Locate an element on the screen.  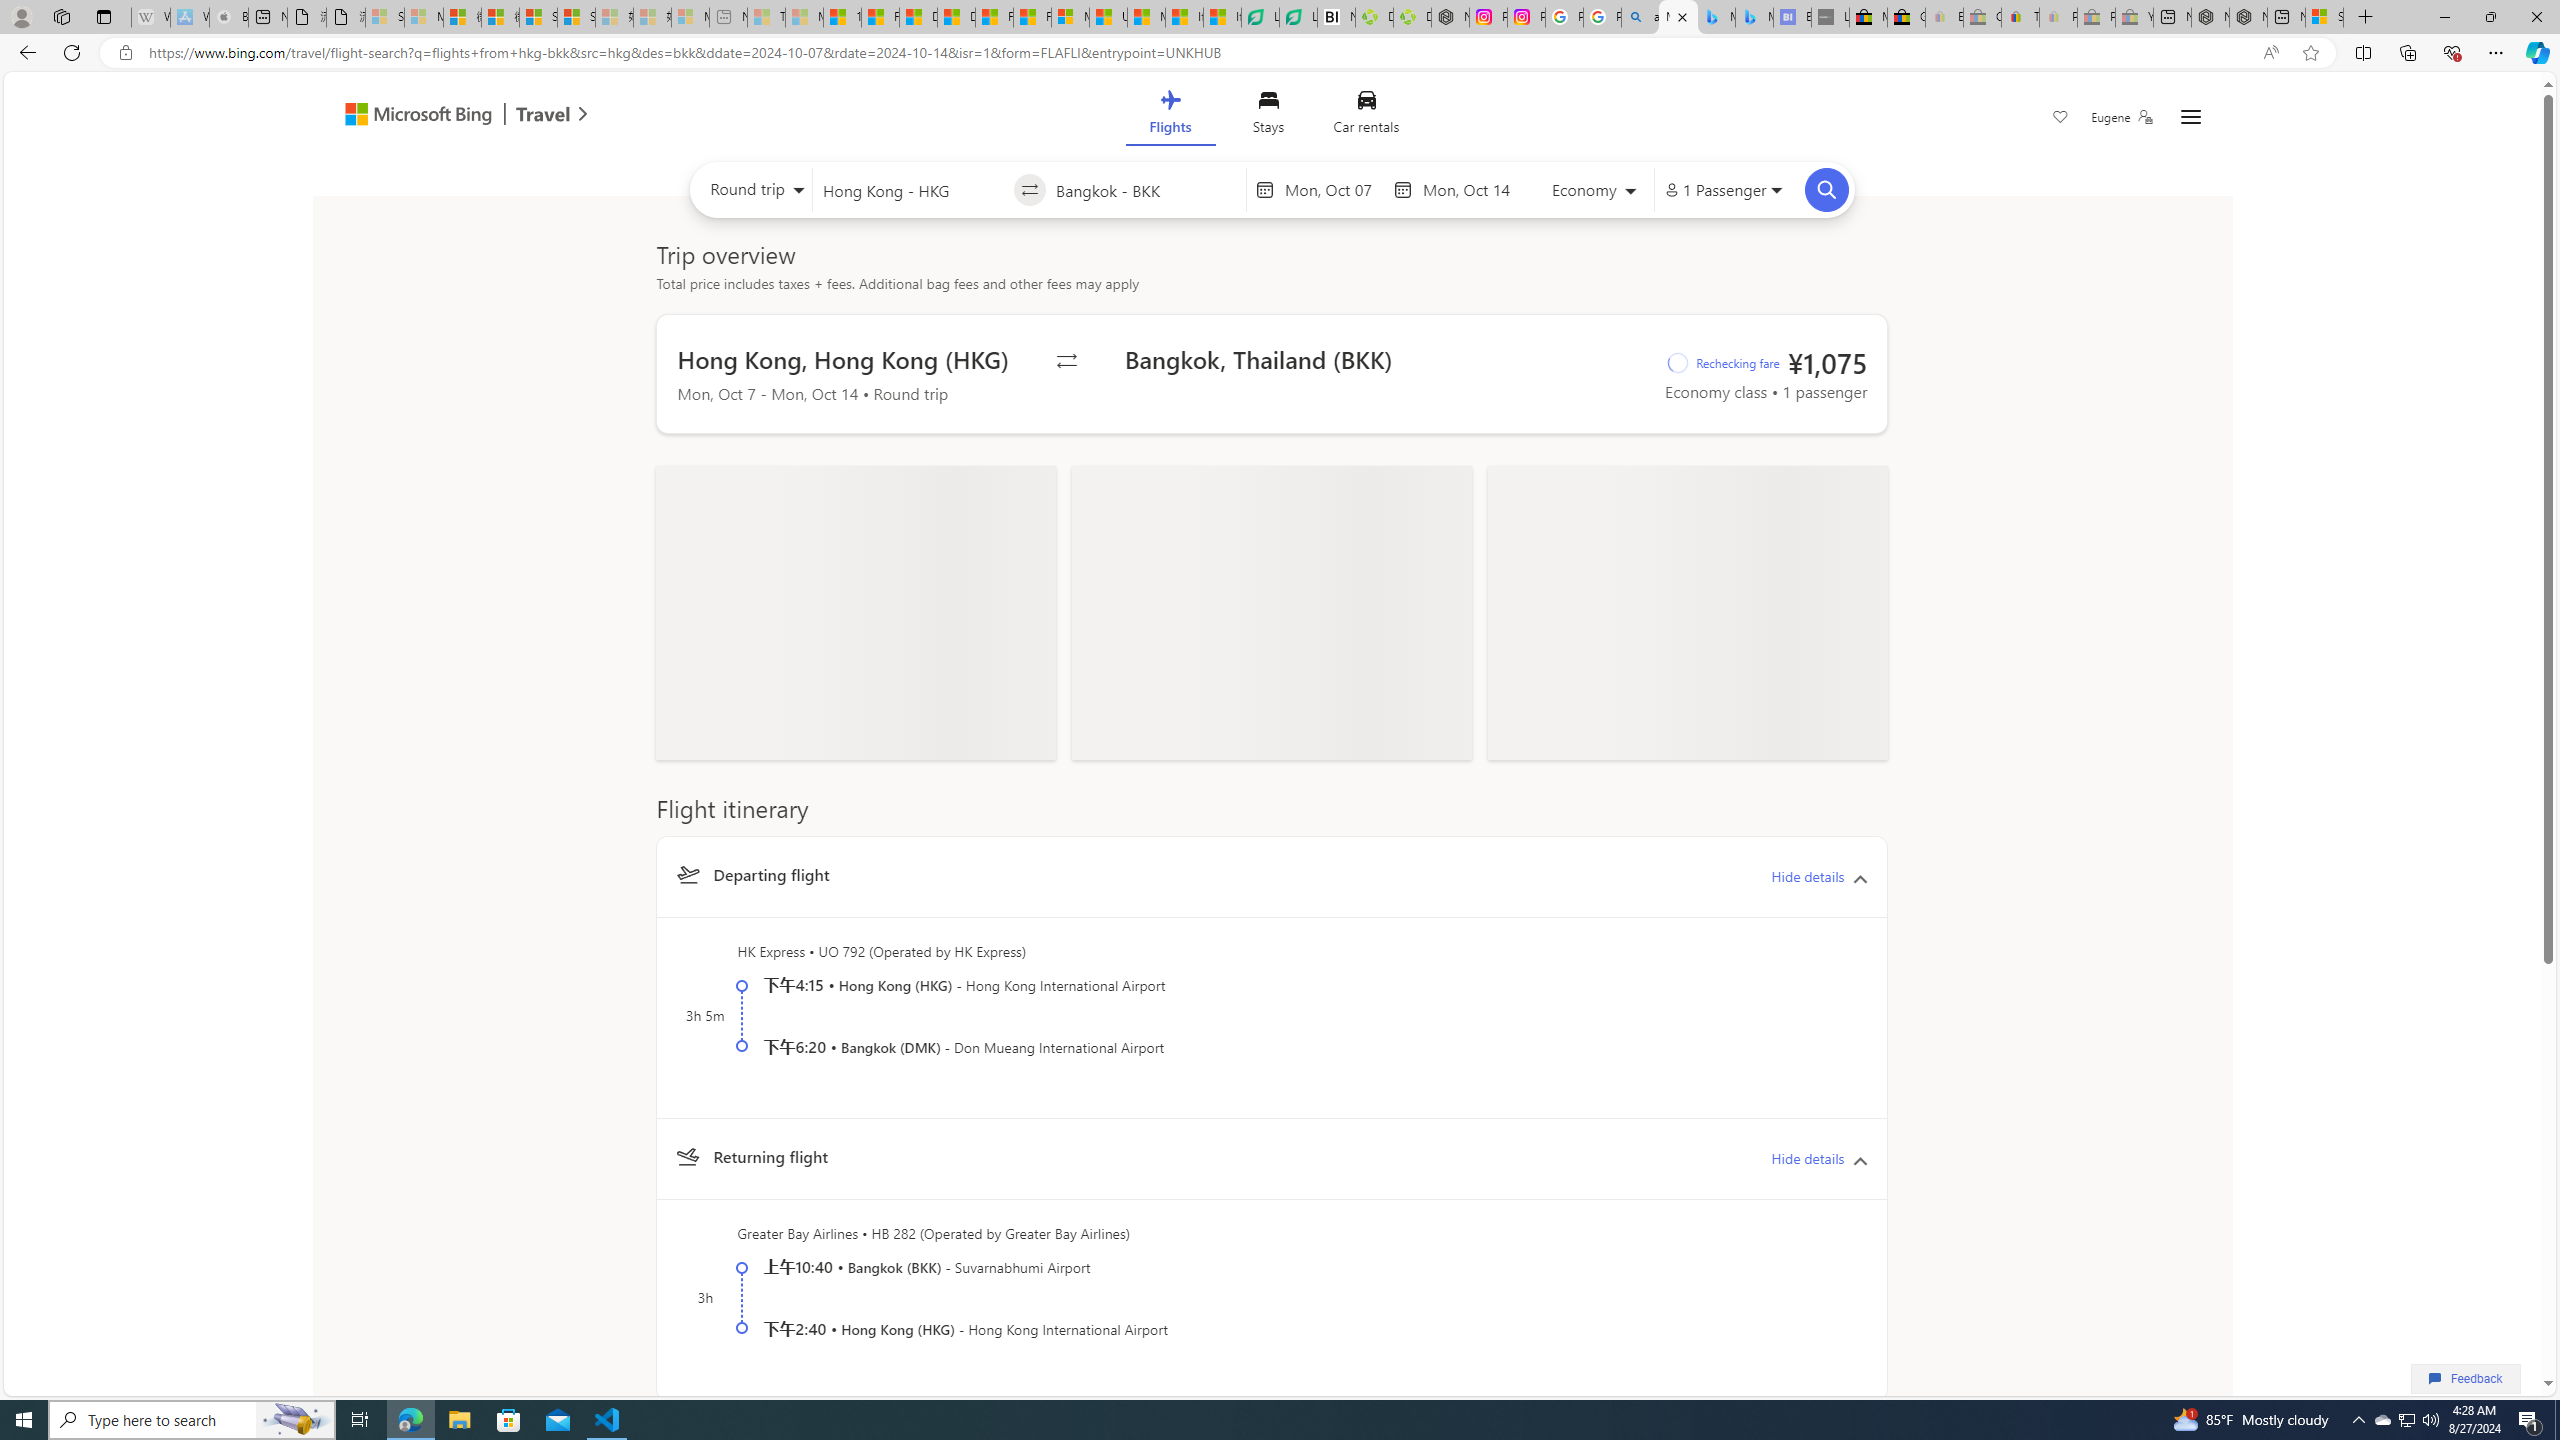
'US Heat Deaths Soared To Record High Last Year' is located at coordinates (1108, 16).